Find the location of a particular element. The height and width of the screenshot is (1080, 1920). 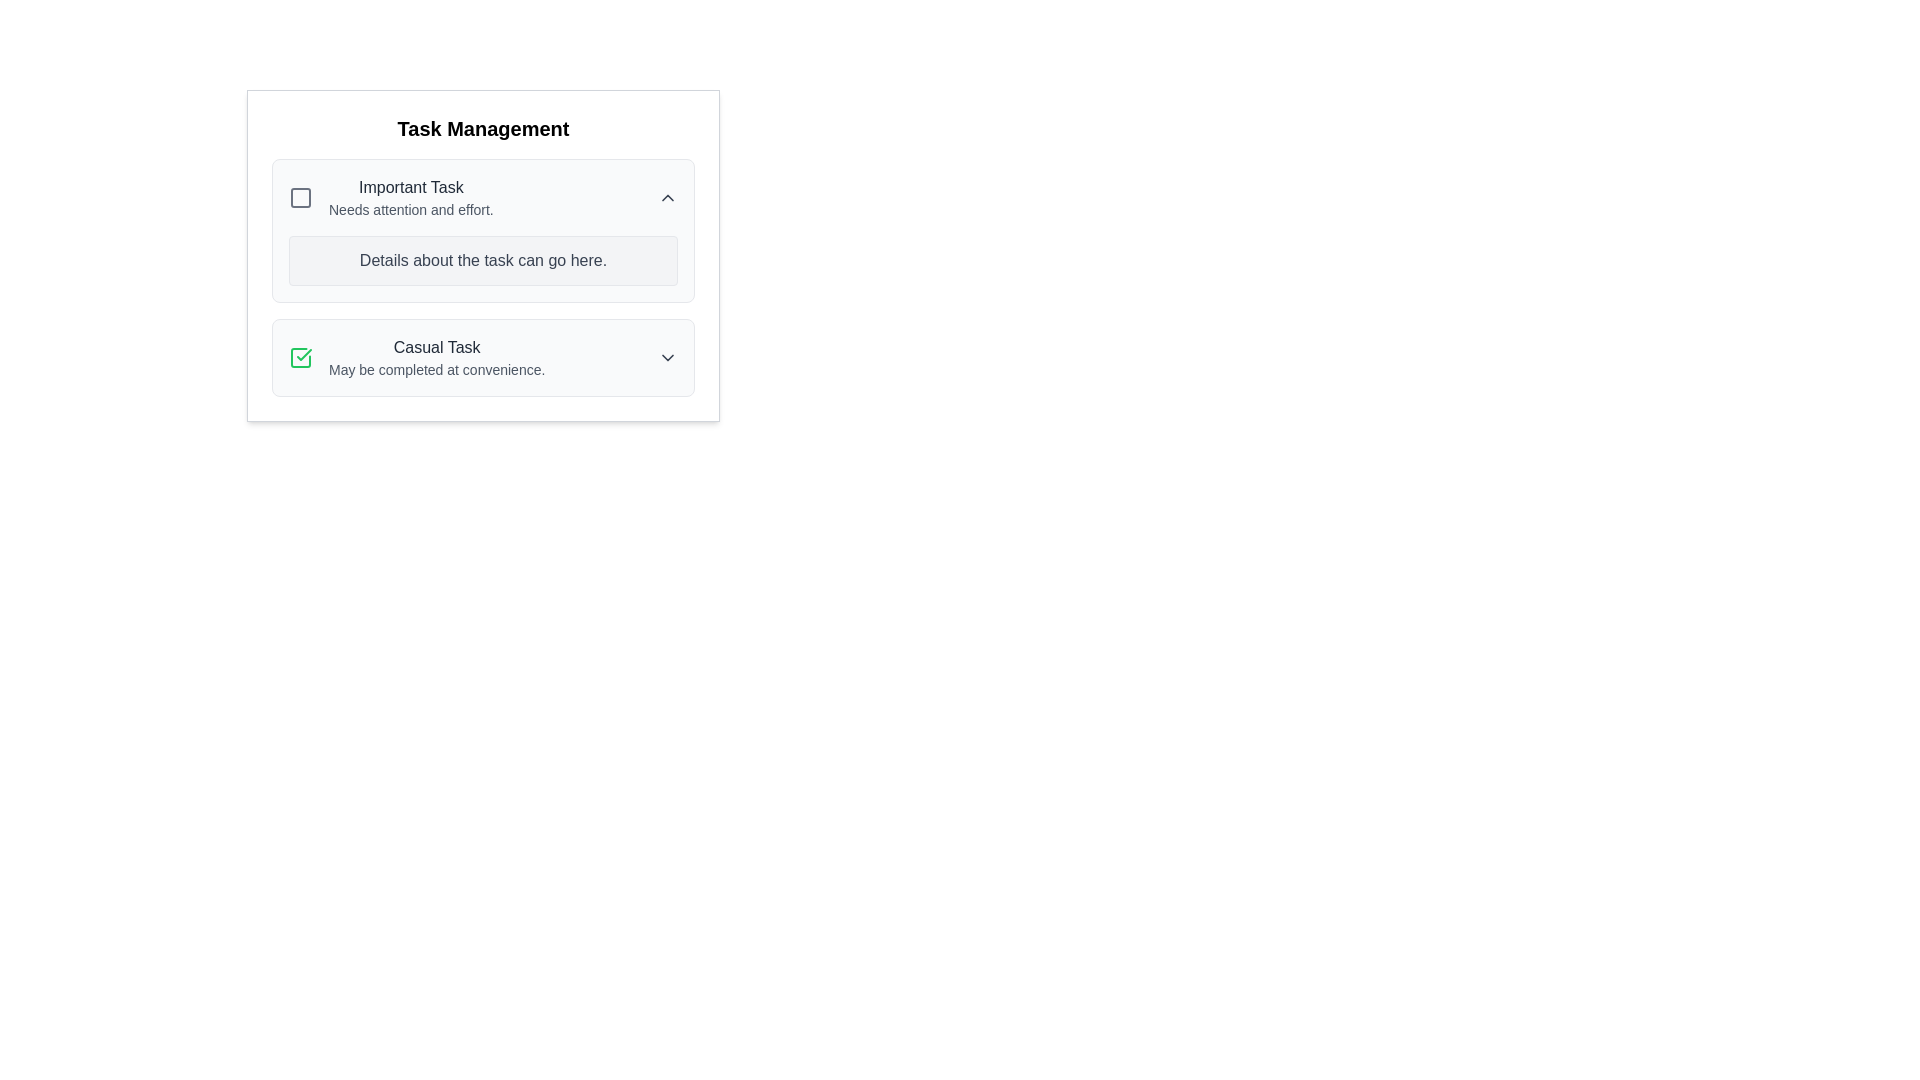

the checkmark icon located inside the 'Casual Task' row is located at coordinates (303, 353).